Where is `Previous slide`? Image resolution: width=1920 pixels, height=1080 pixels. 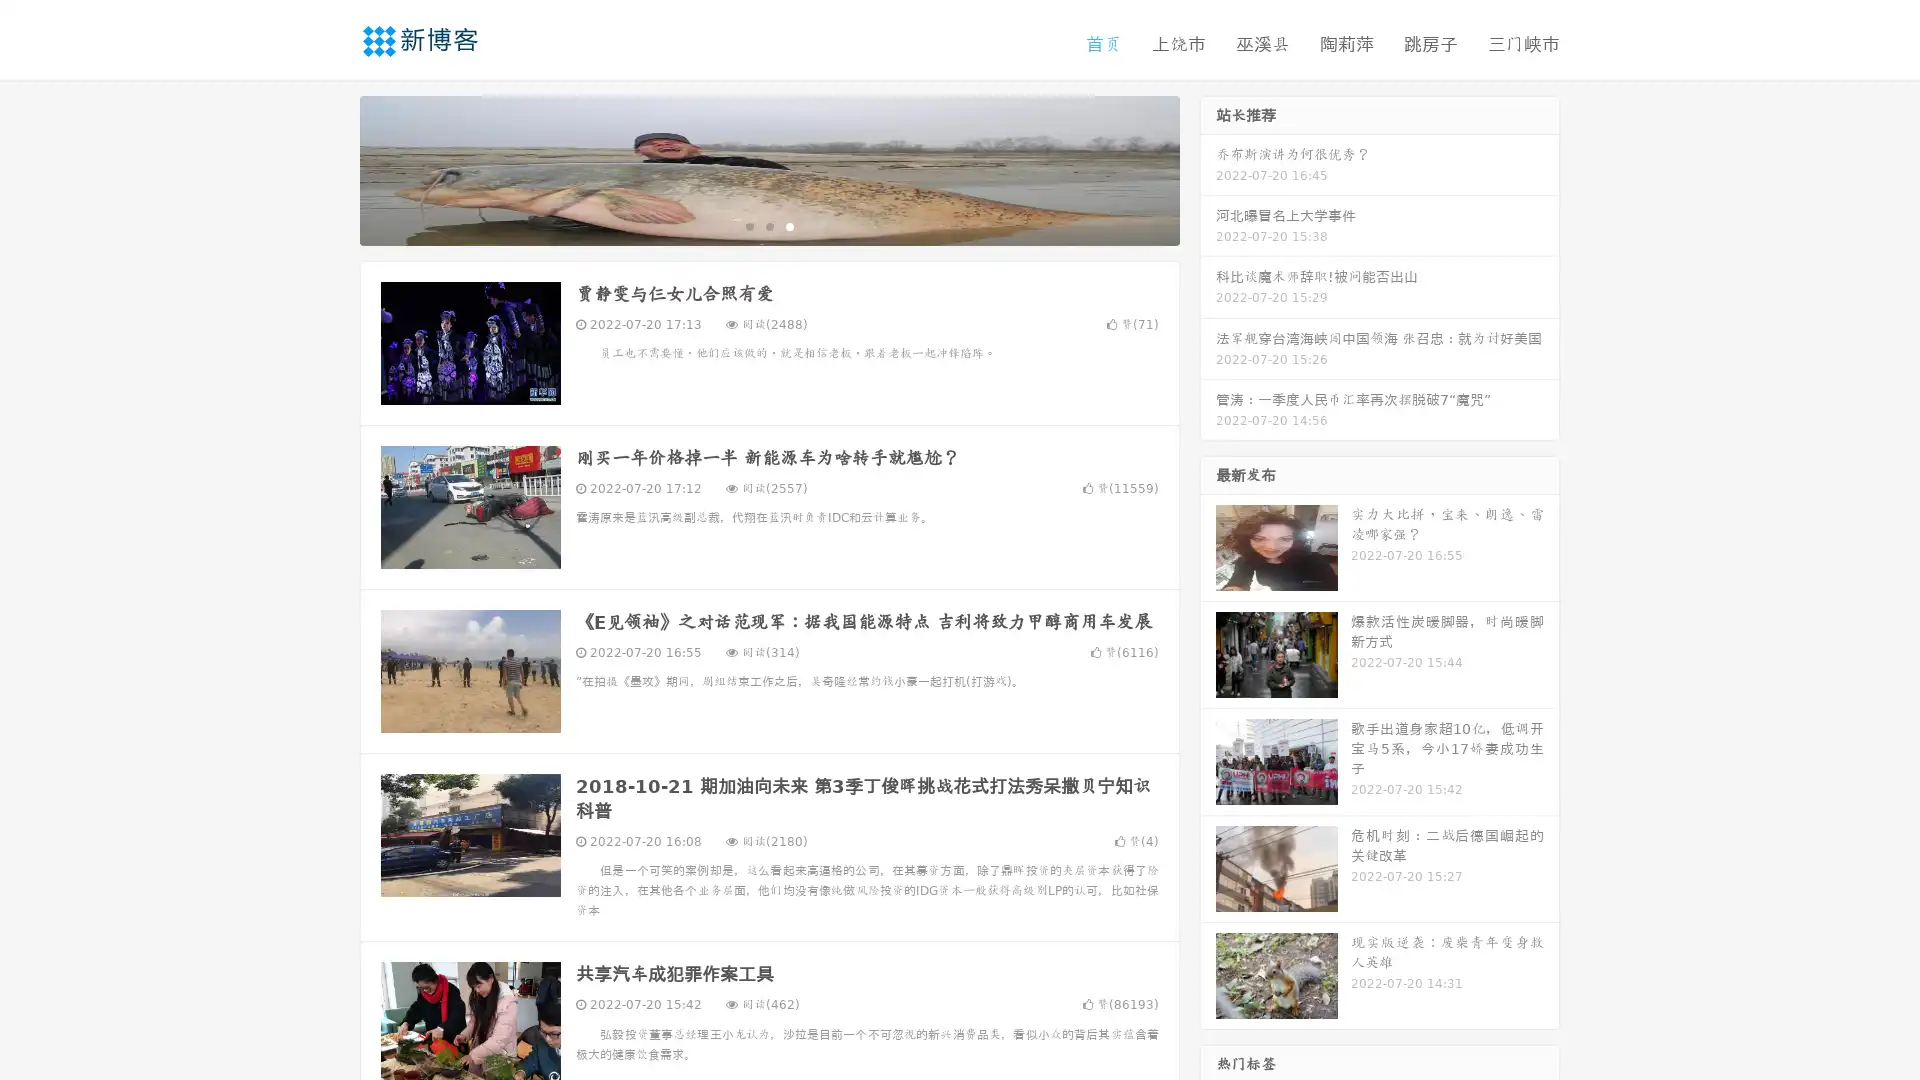 Previous slide is located at coordinates (330, 168).